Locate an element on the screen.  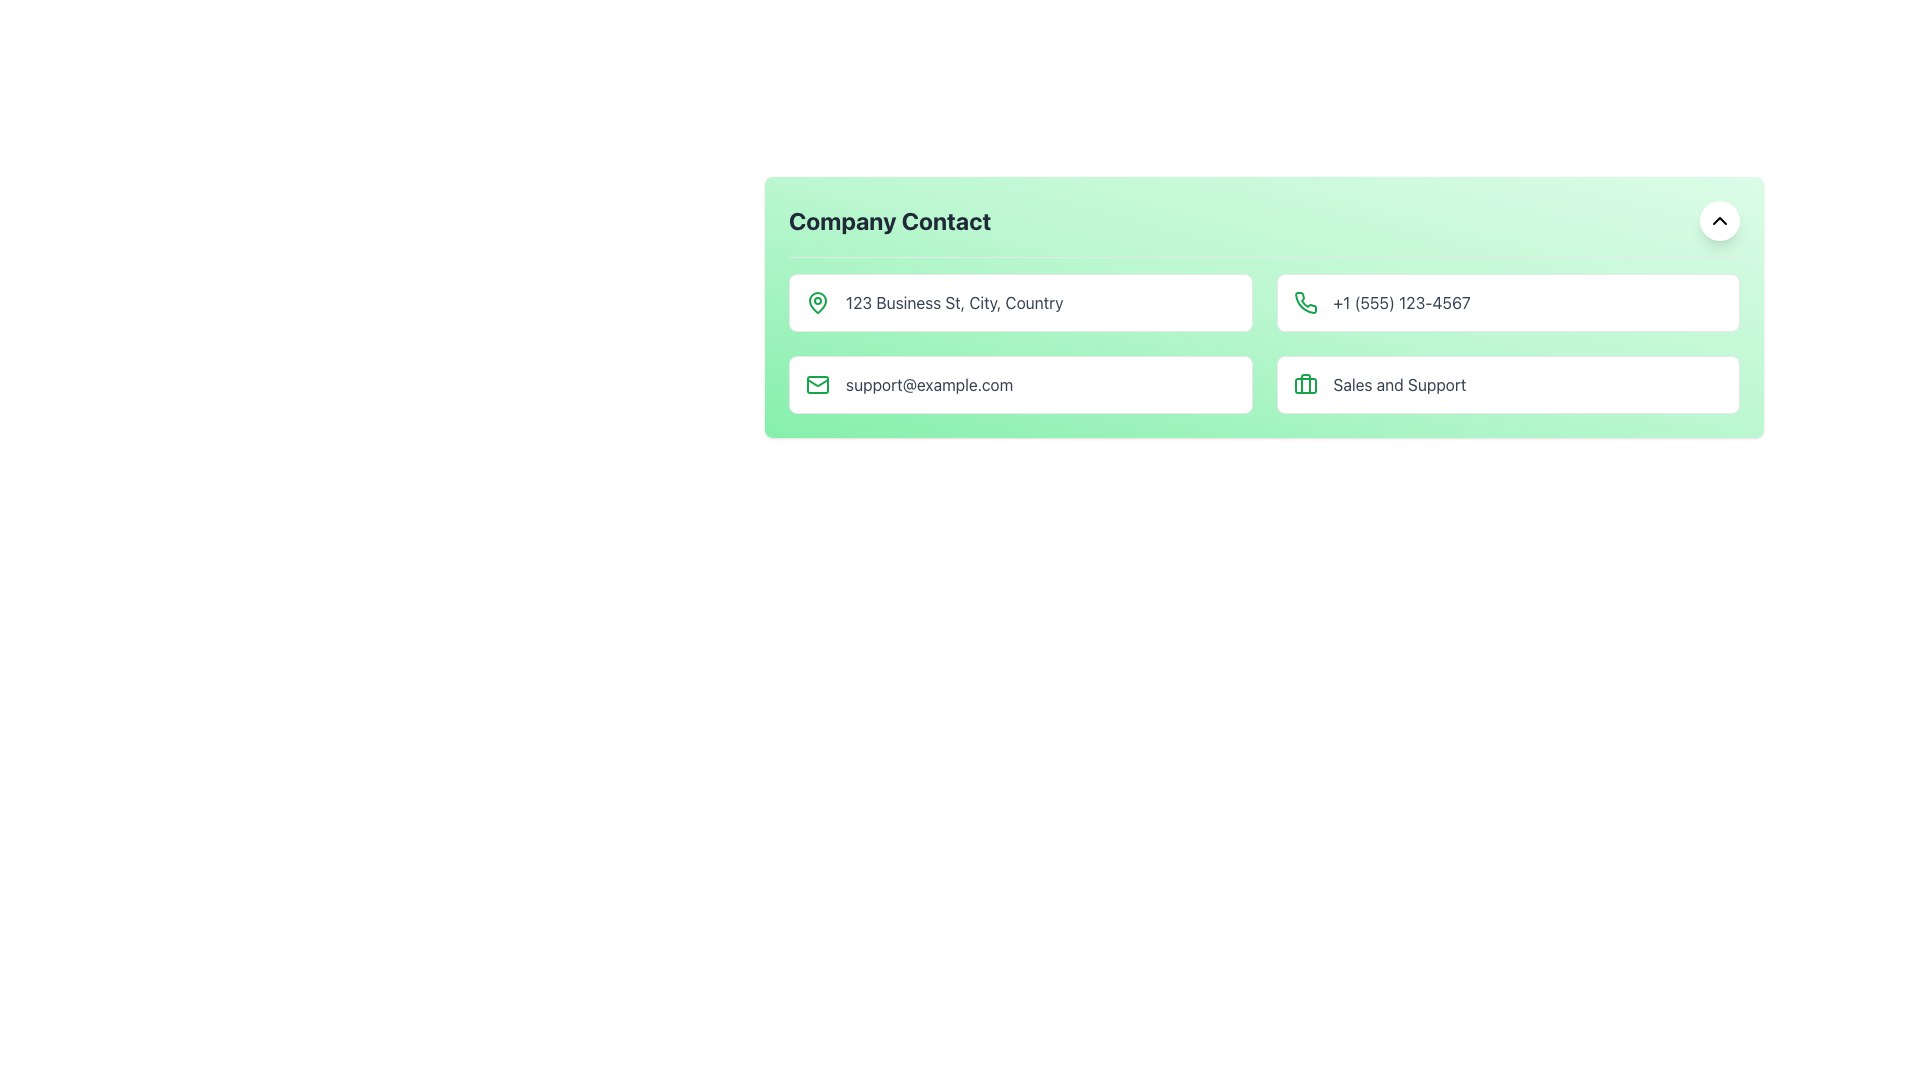
the email icon that visually represents the email address 'support@example.com' in the 'Company Contact' section, which is the leftmost element of the second row is located at coordinates (817, 385).